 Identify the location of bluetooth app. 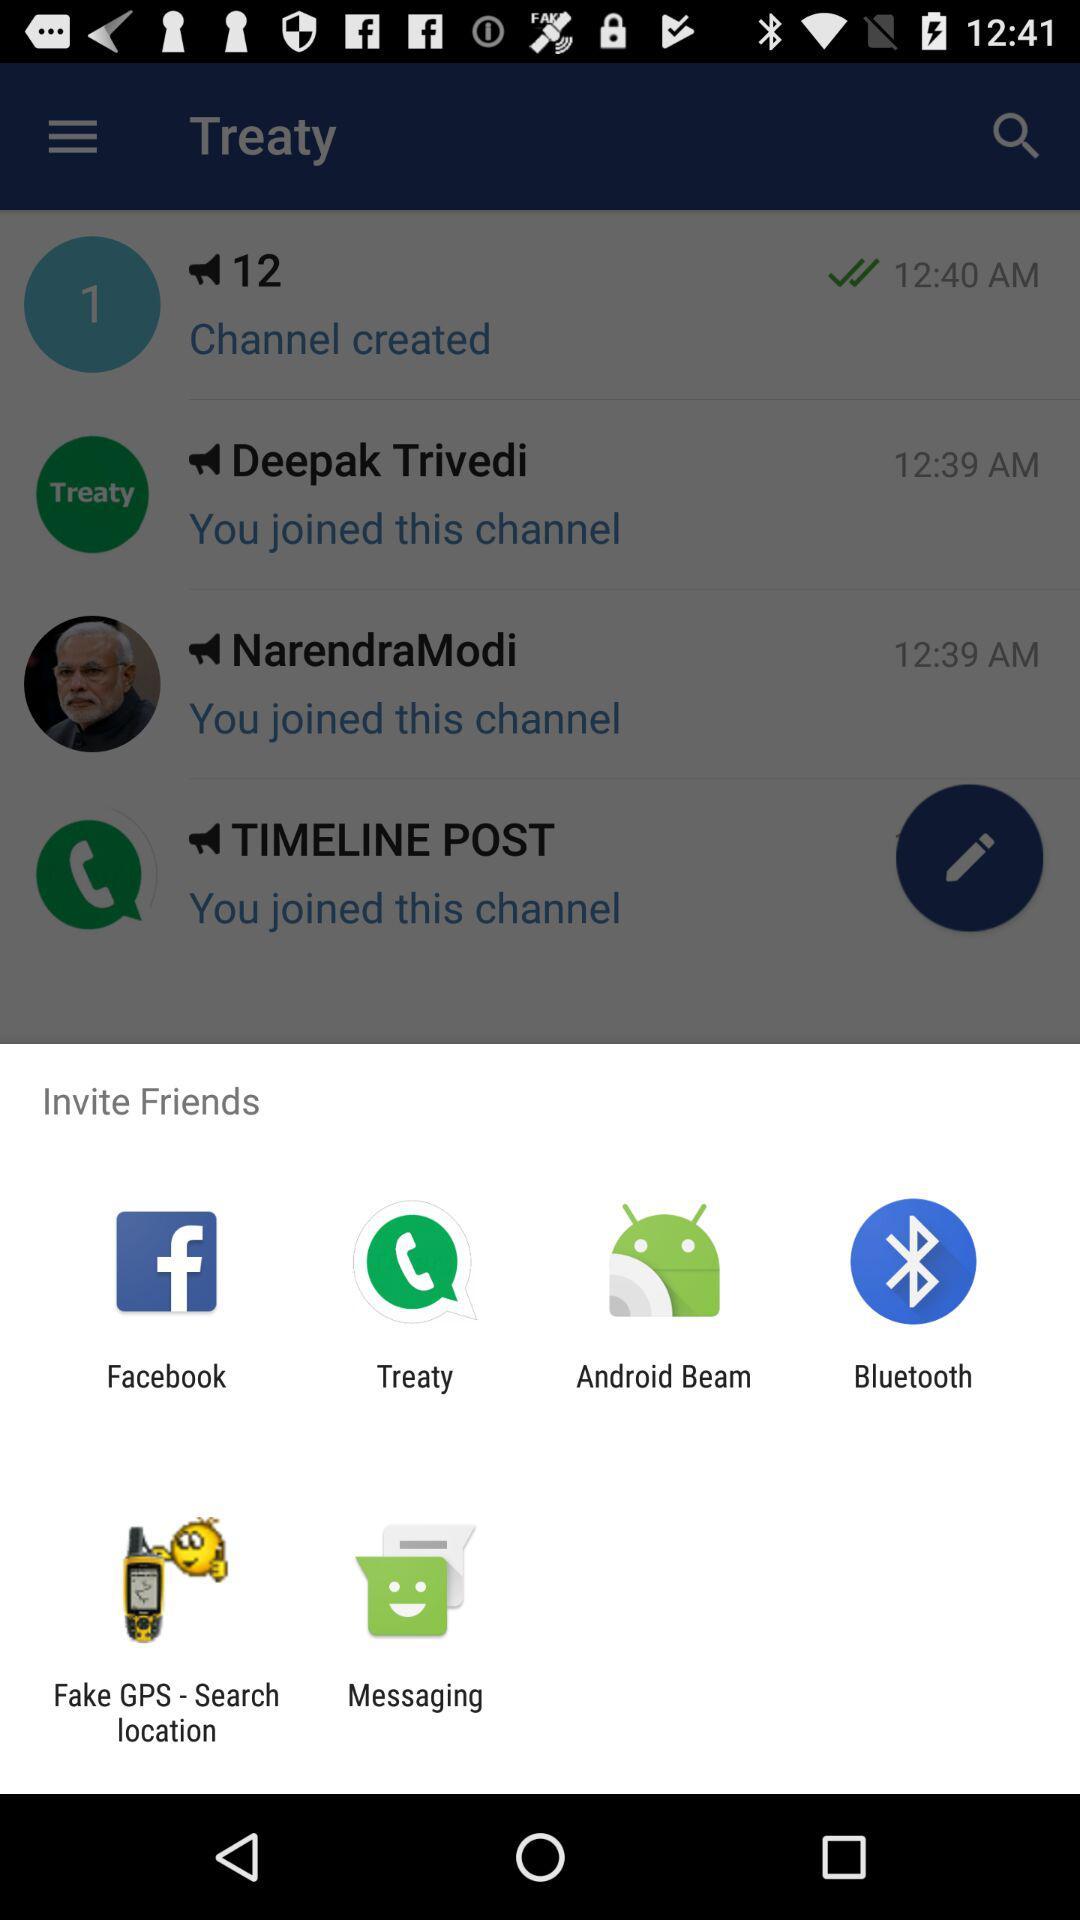
(913, 1392).